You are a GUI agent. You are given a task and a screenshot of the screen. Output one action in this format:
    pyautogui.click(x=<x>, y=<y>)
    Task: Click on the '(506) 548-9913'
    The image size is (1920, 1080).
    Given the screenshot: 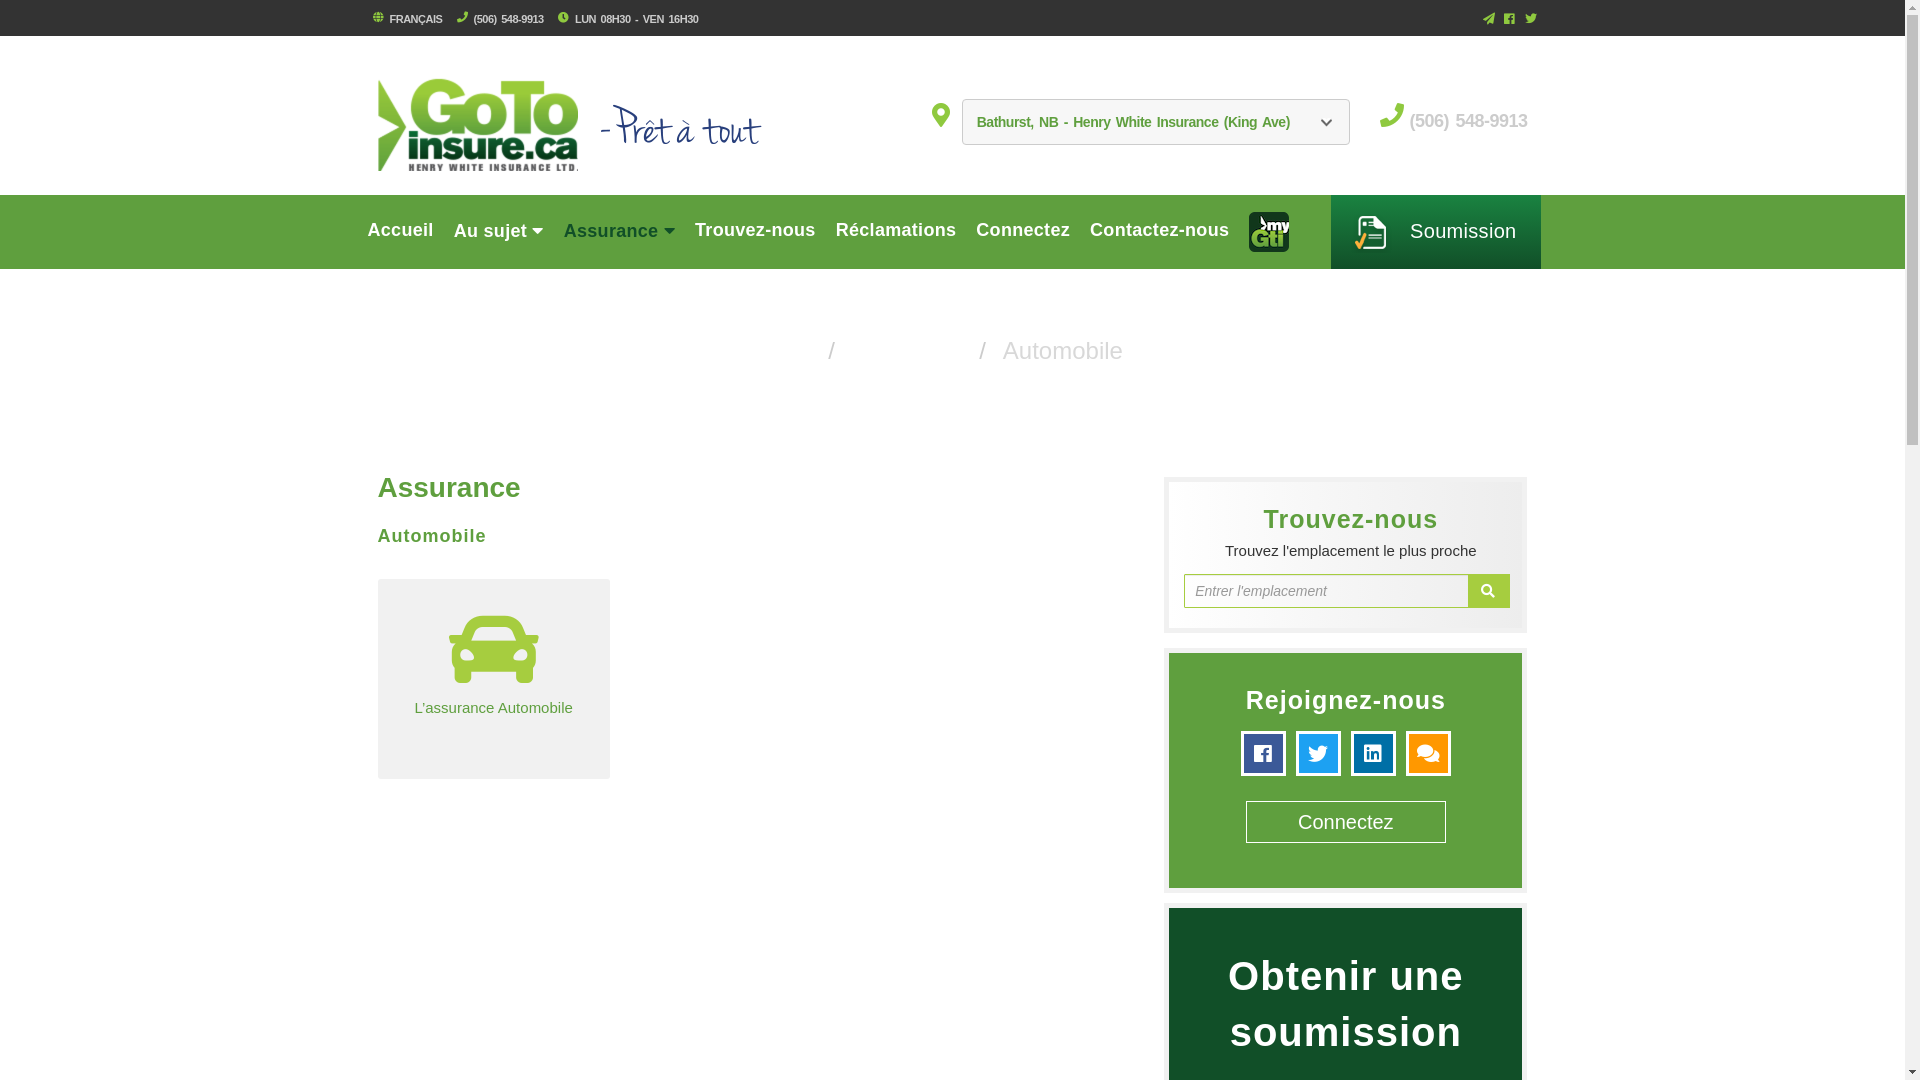 What is the action you would take?
    pyautogui.click(x=505, y=19)
    